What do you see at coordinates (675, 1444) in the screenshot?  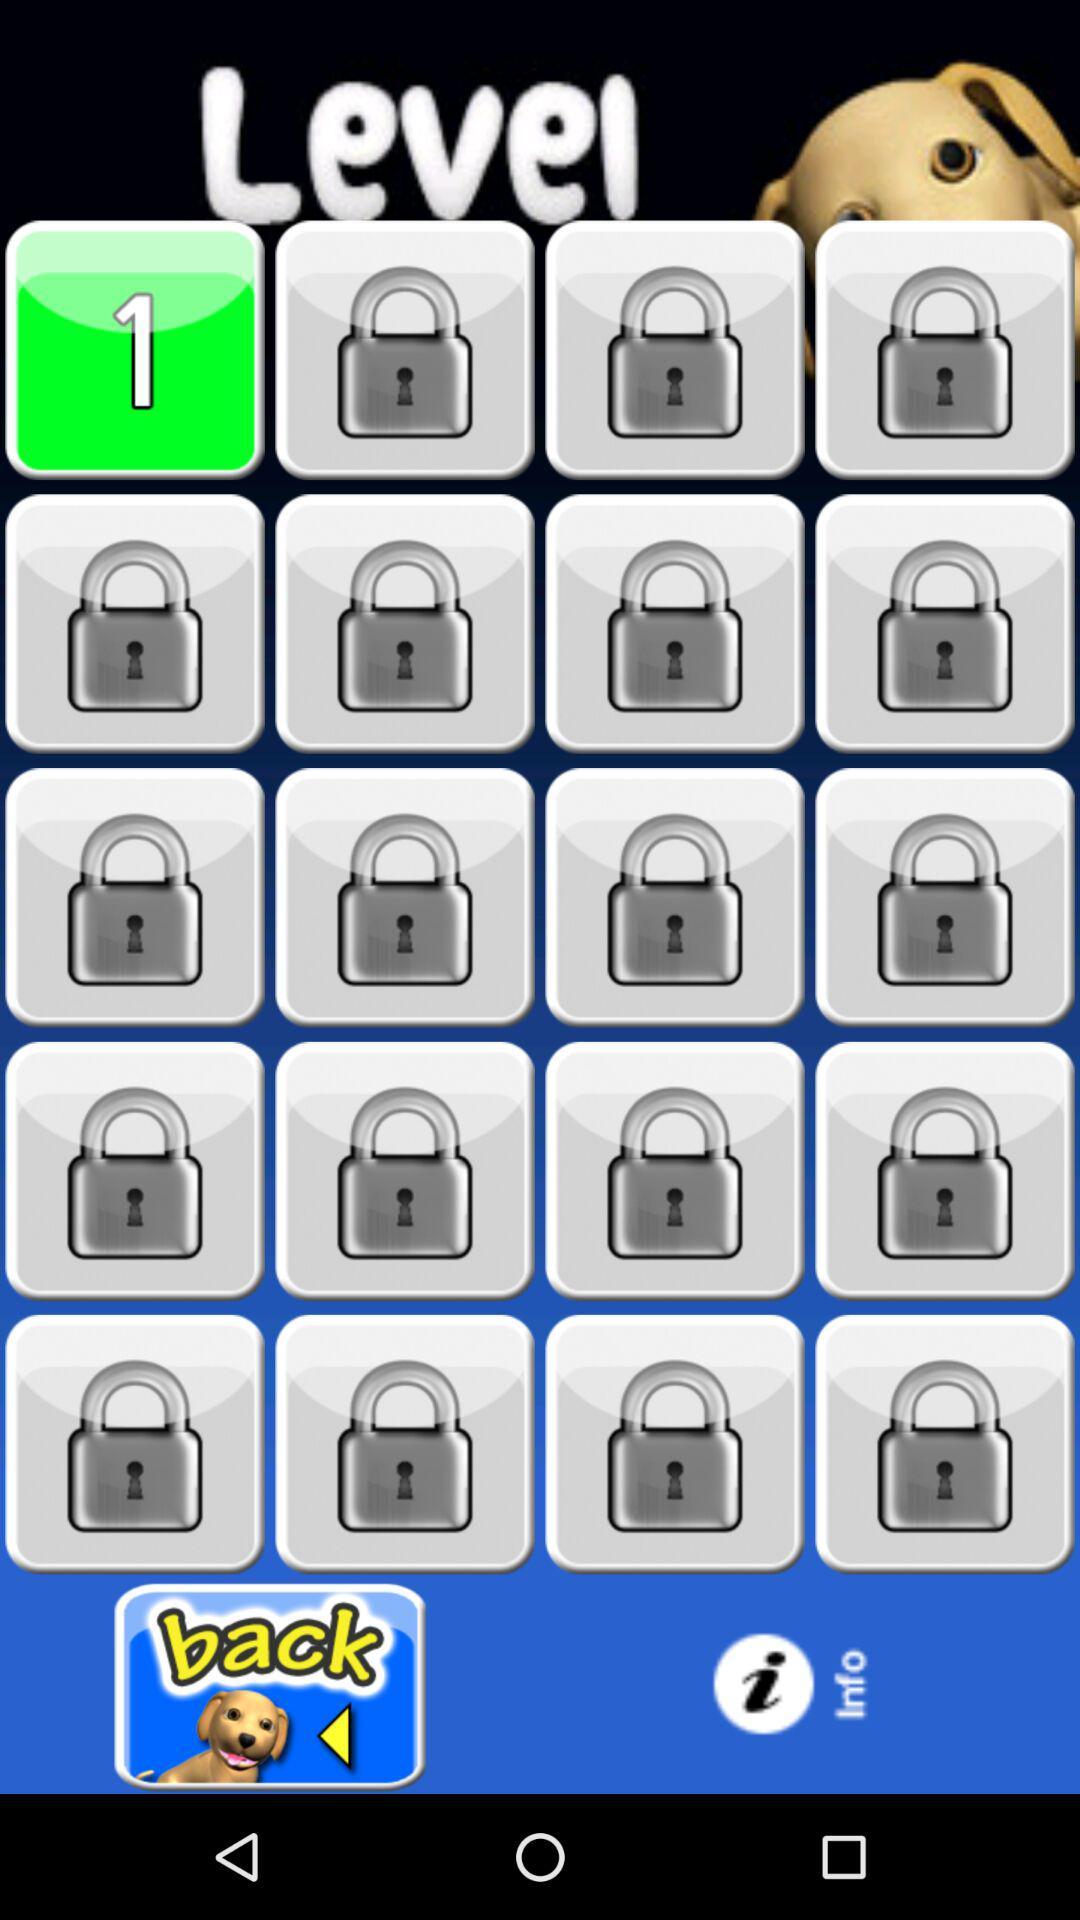 I see `level locked` at bounding box center [675, 1444].